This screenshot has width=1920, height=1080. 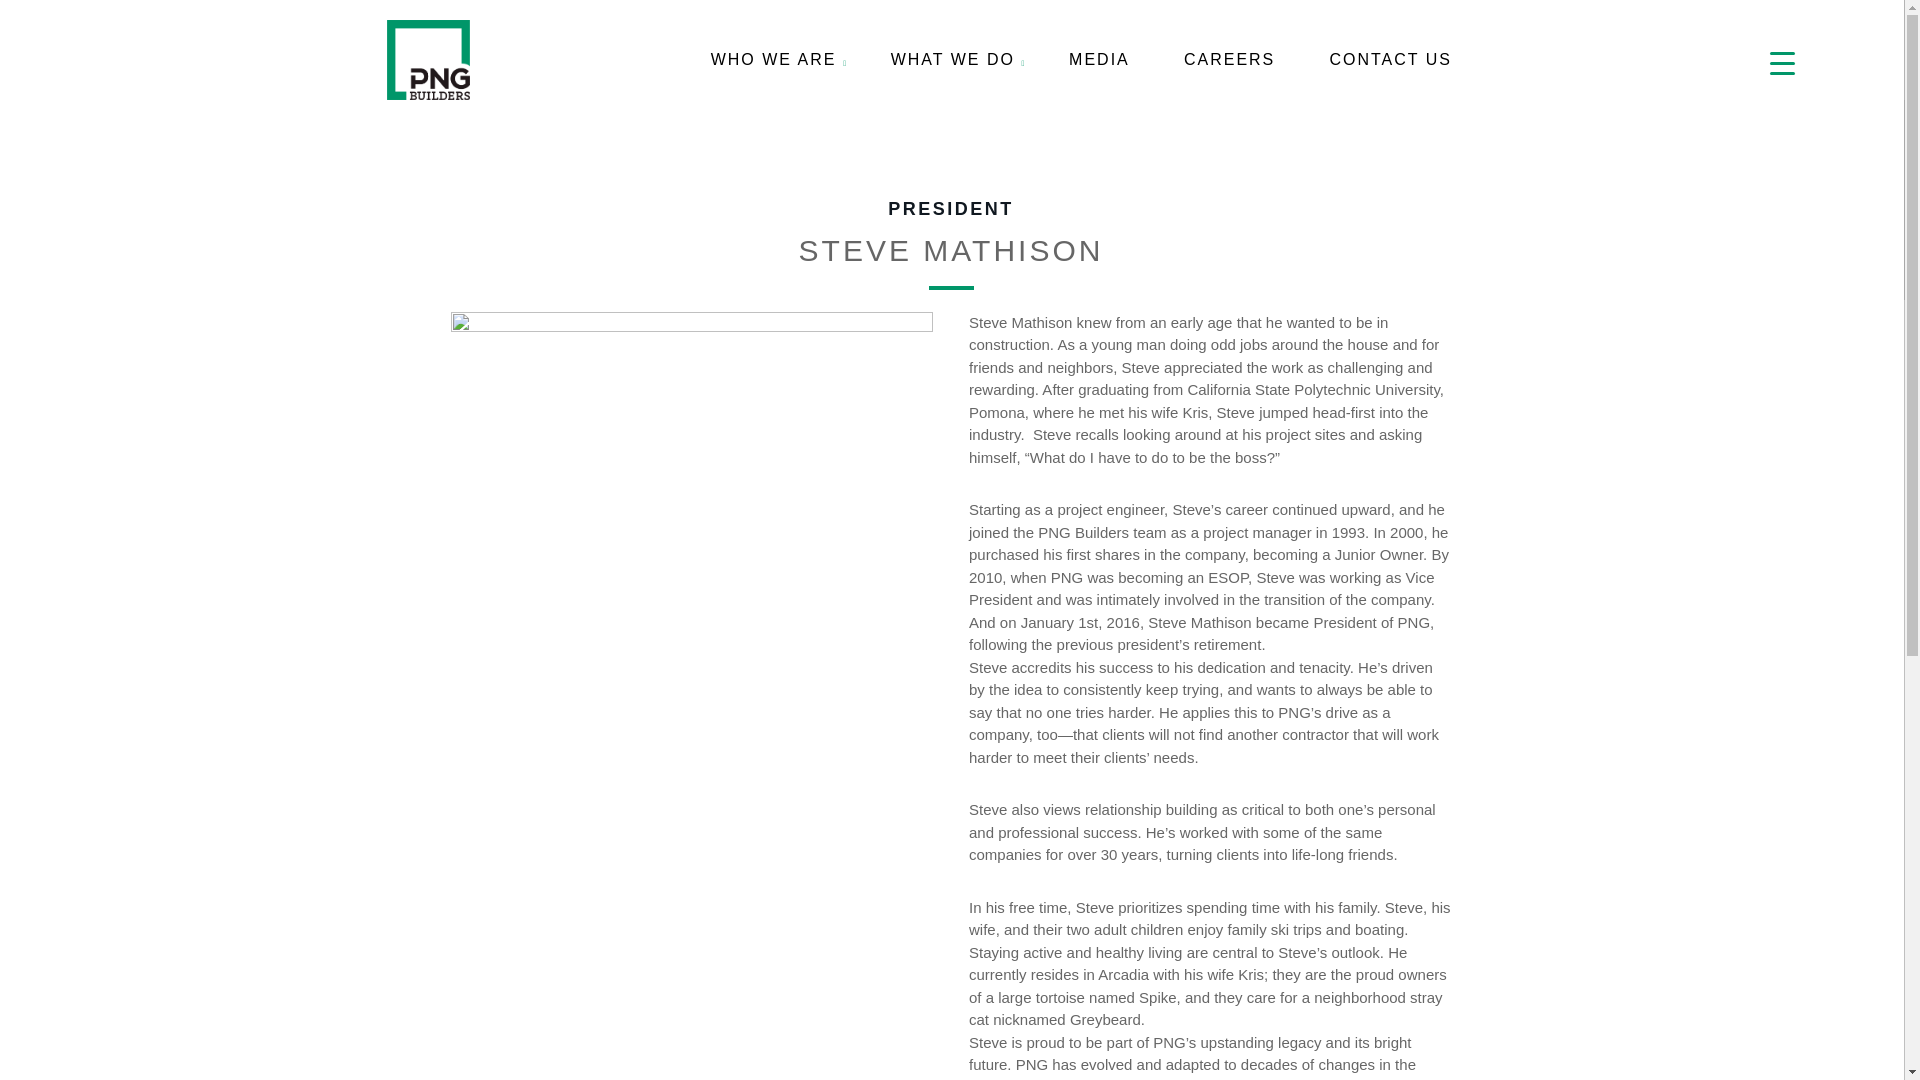 What do you see at coordinates (710, 59) in the screenshot?
I see `'WHO WE ARE'` at bounding box center [710, 59].